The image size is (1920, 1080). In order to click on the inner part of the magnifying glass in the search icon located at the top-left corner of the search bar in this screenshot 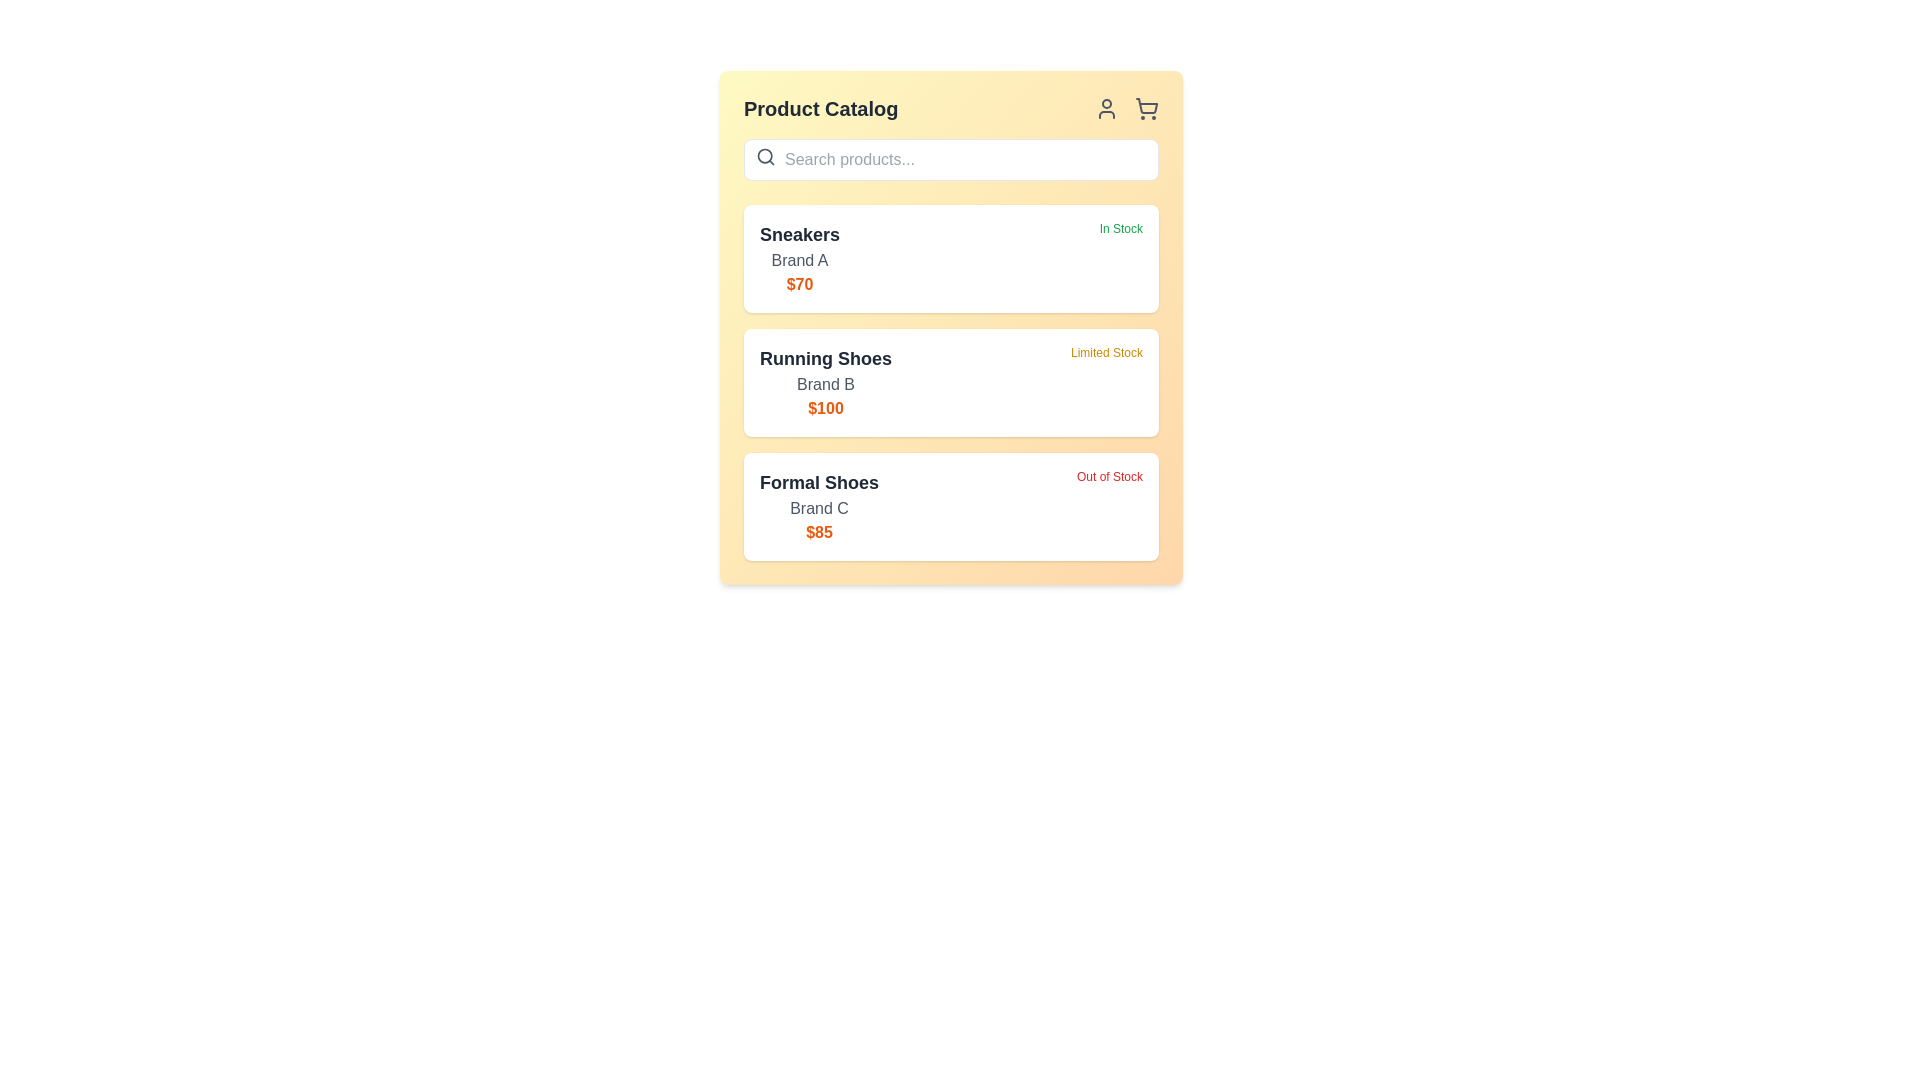, I will do `click(764, 155)`.